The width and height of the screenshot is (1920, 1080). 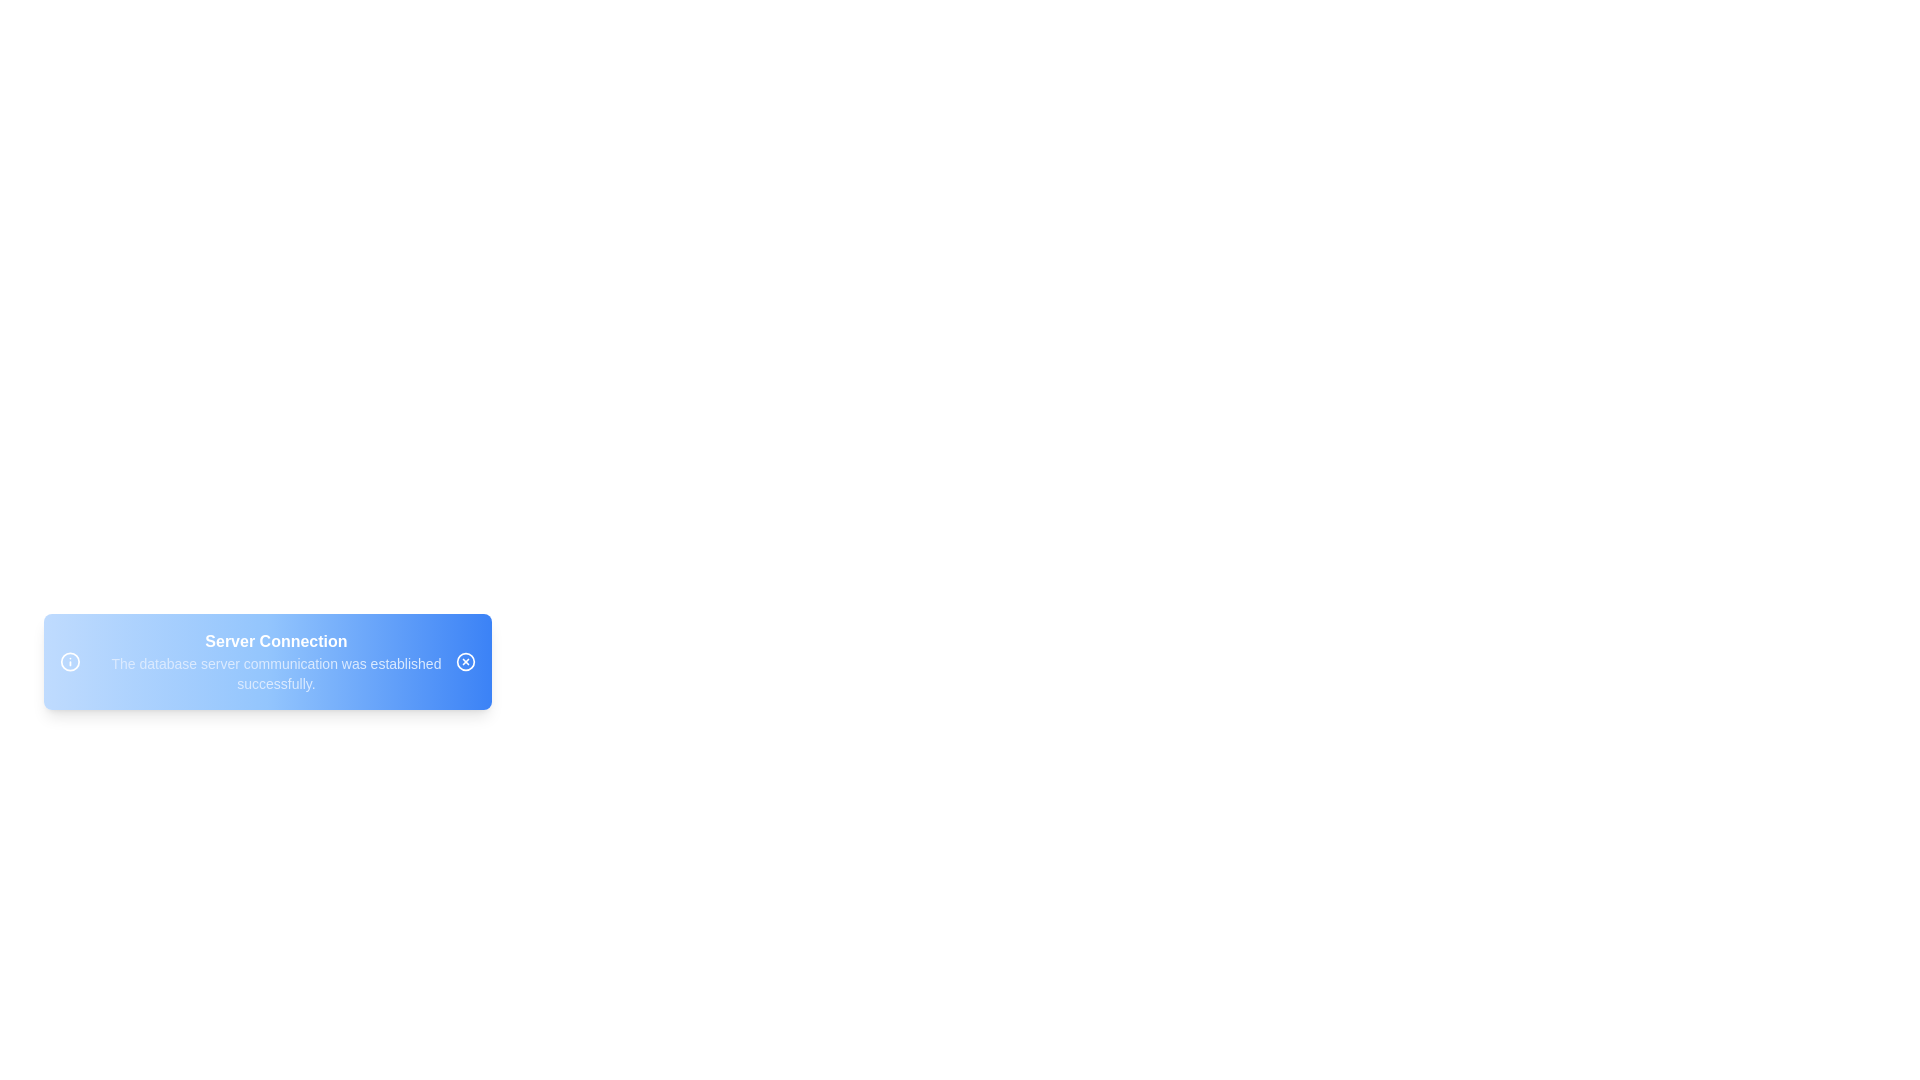 What do you see at coordinates (70, 662) in the screenshot?
I see `the informational icon to focus on it` at bounding box center [70, 662].